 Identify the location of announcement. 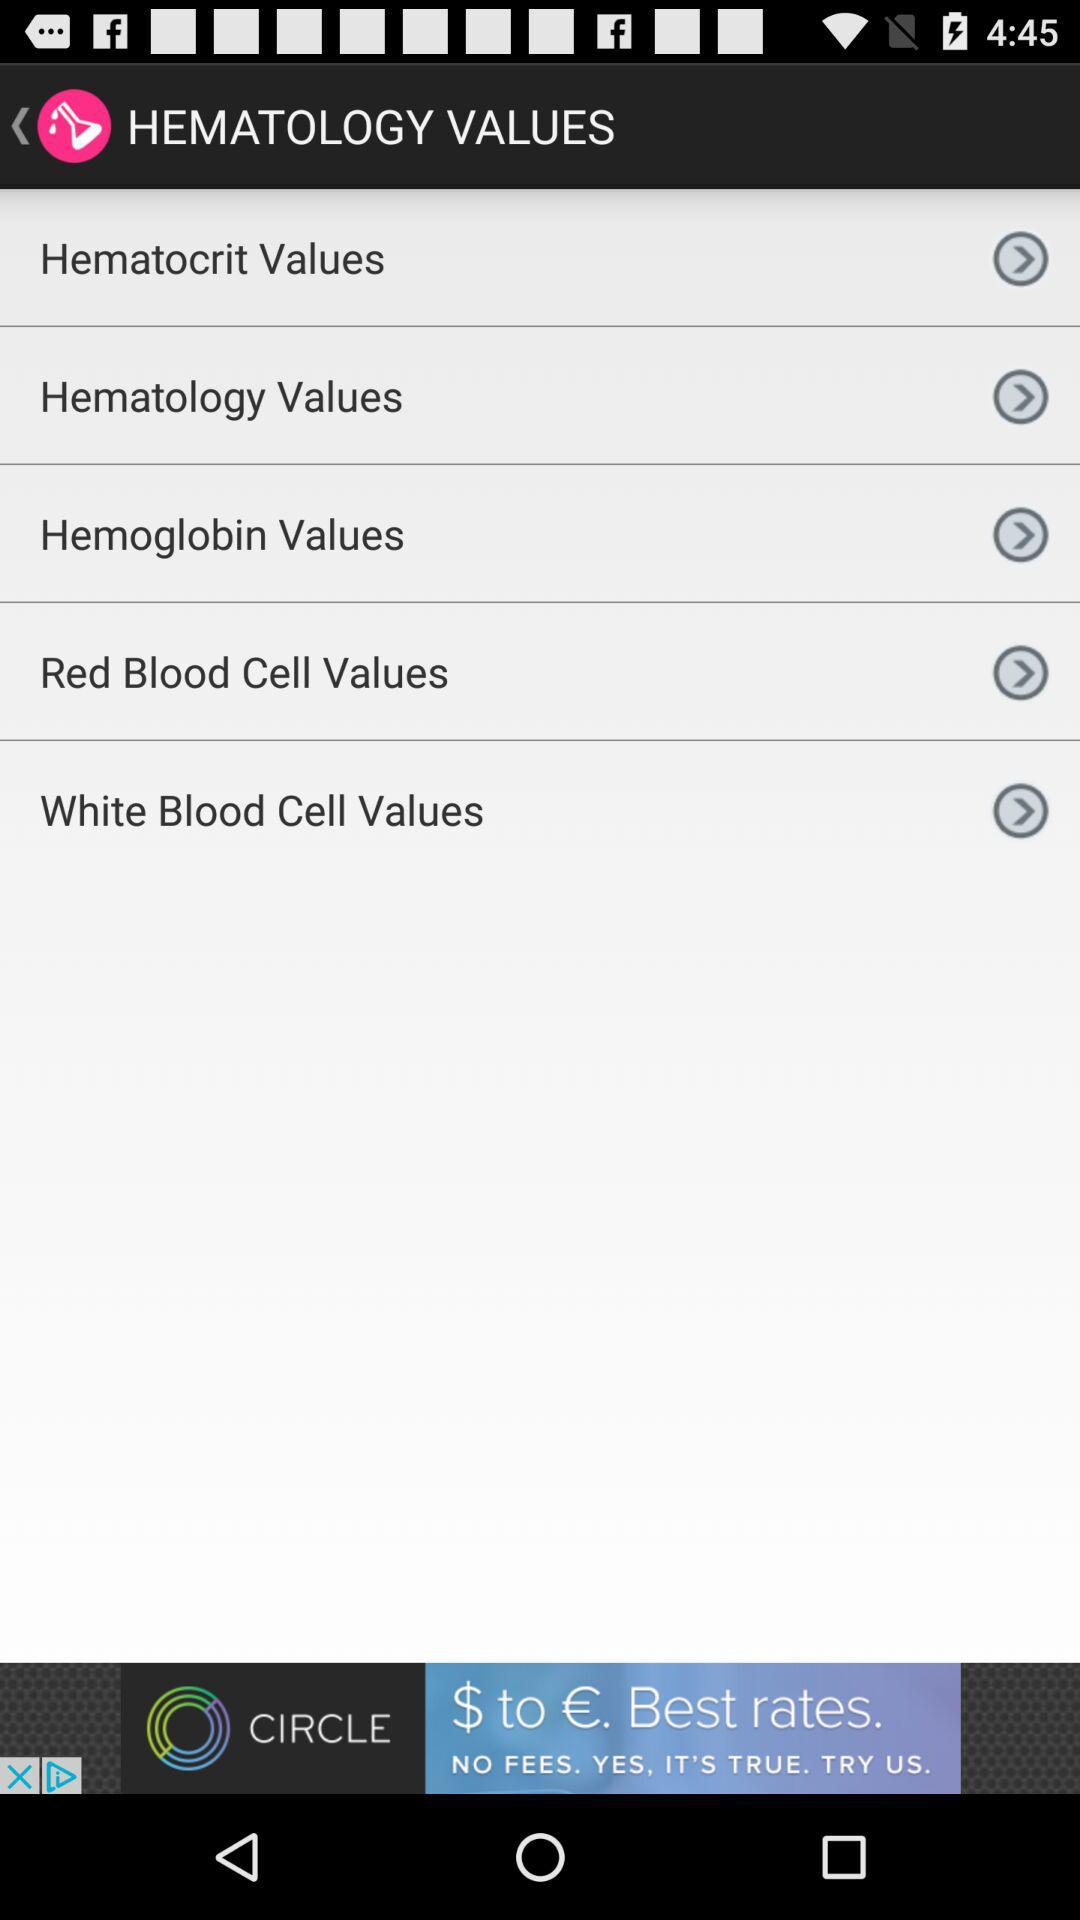
(540, 1727).